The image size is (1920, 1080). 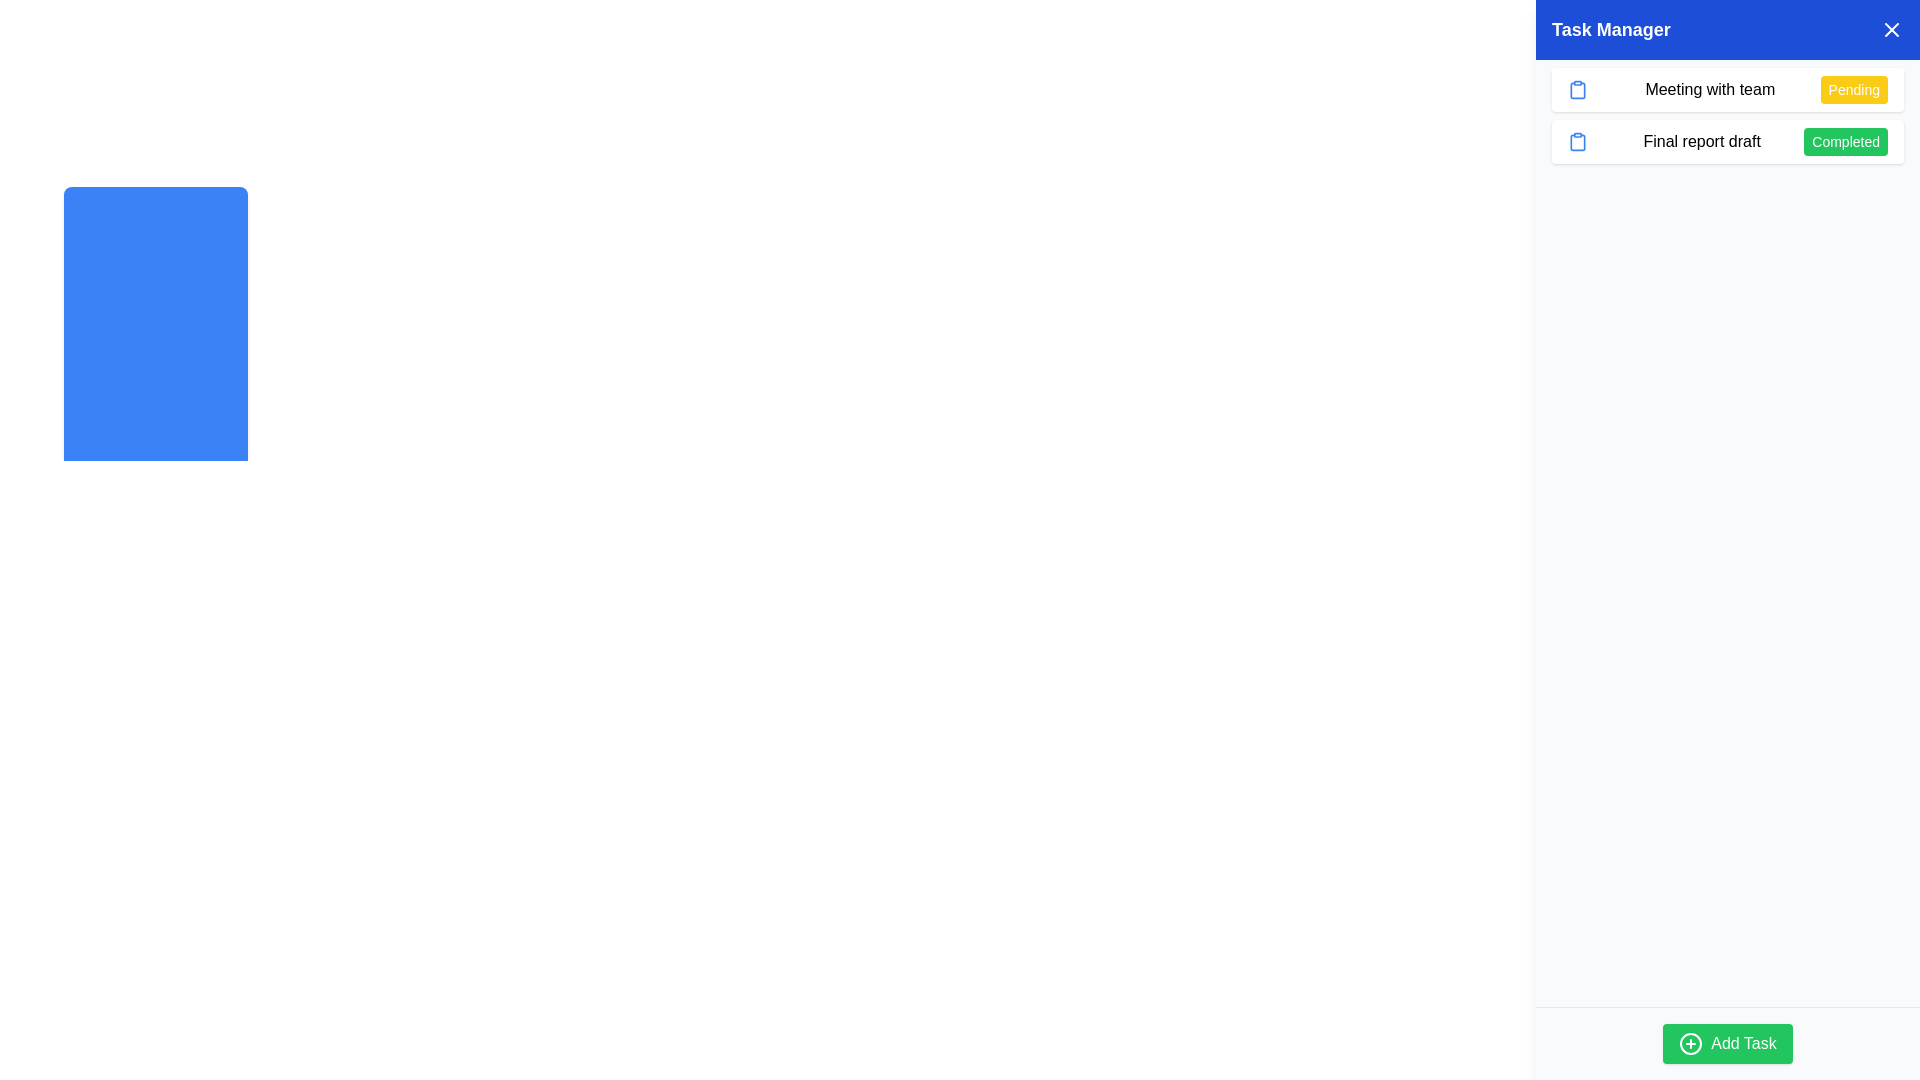 What do you see at coordinates (1890, 30) in the screenshot?
I see `the close button located in the top-right corner of the 'Task Manager' header bar` at bounding box center [1890, 30].